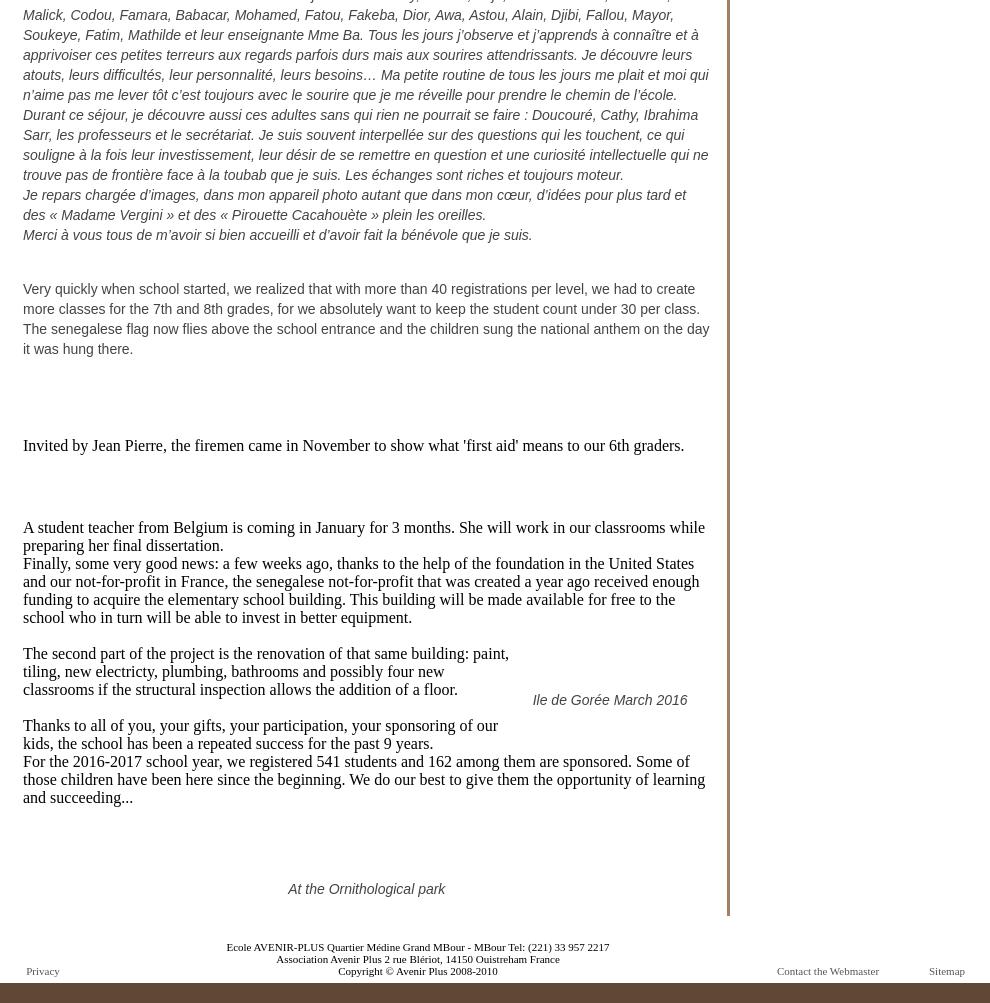 The height and width of the screenshot is (1003, 990). Describe the element at coordinates (21, 205) in the screenshot. I see `'Je repars chargée d’images, dans mon appareil photo autant que dans mon cœur, d’idées pour plus tard et des « Madame Vergini » et des « Pirouette Cacahouète » plein les oreilles.'` at that location.